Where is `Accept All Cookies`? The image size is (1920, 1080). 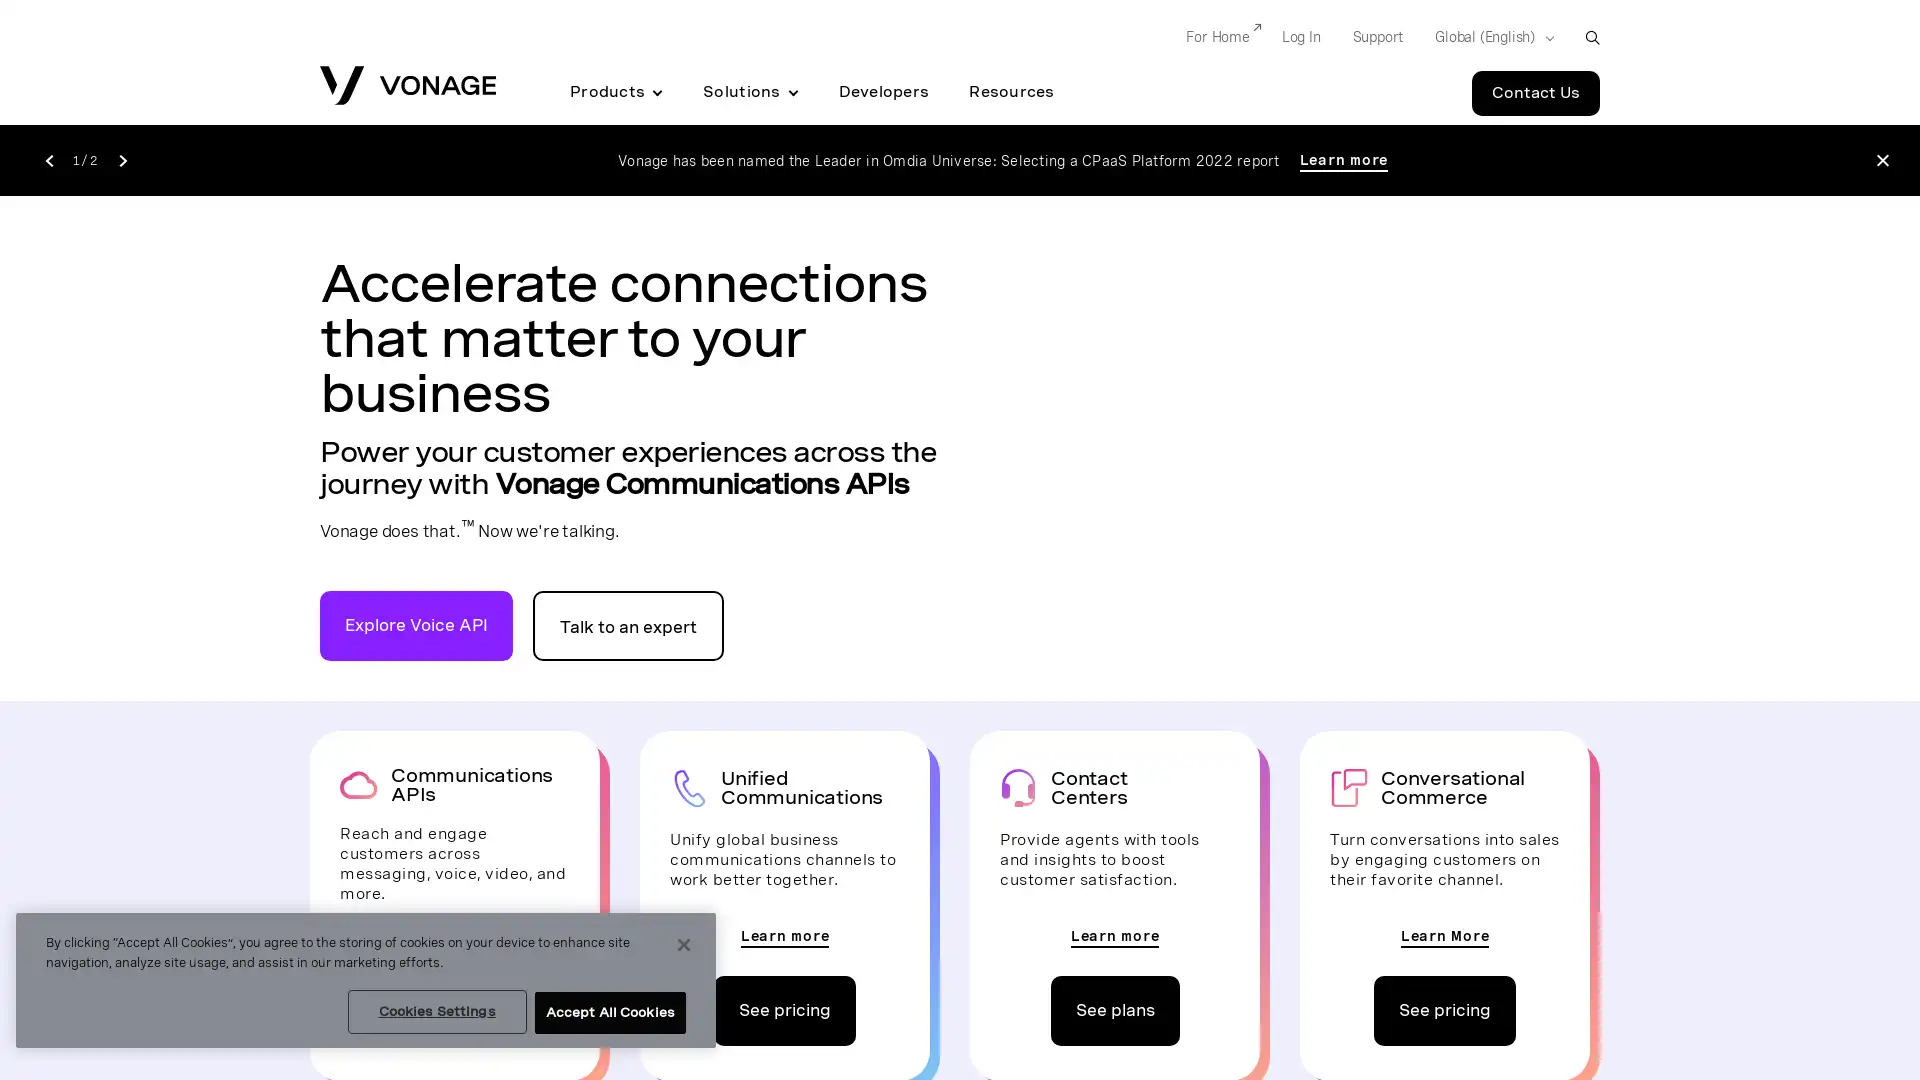 Accept All Cookies is located at coordinates (608, 1013).